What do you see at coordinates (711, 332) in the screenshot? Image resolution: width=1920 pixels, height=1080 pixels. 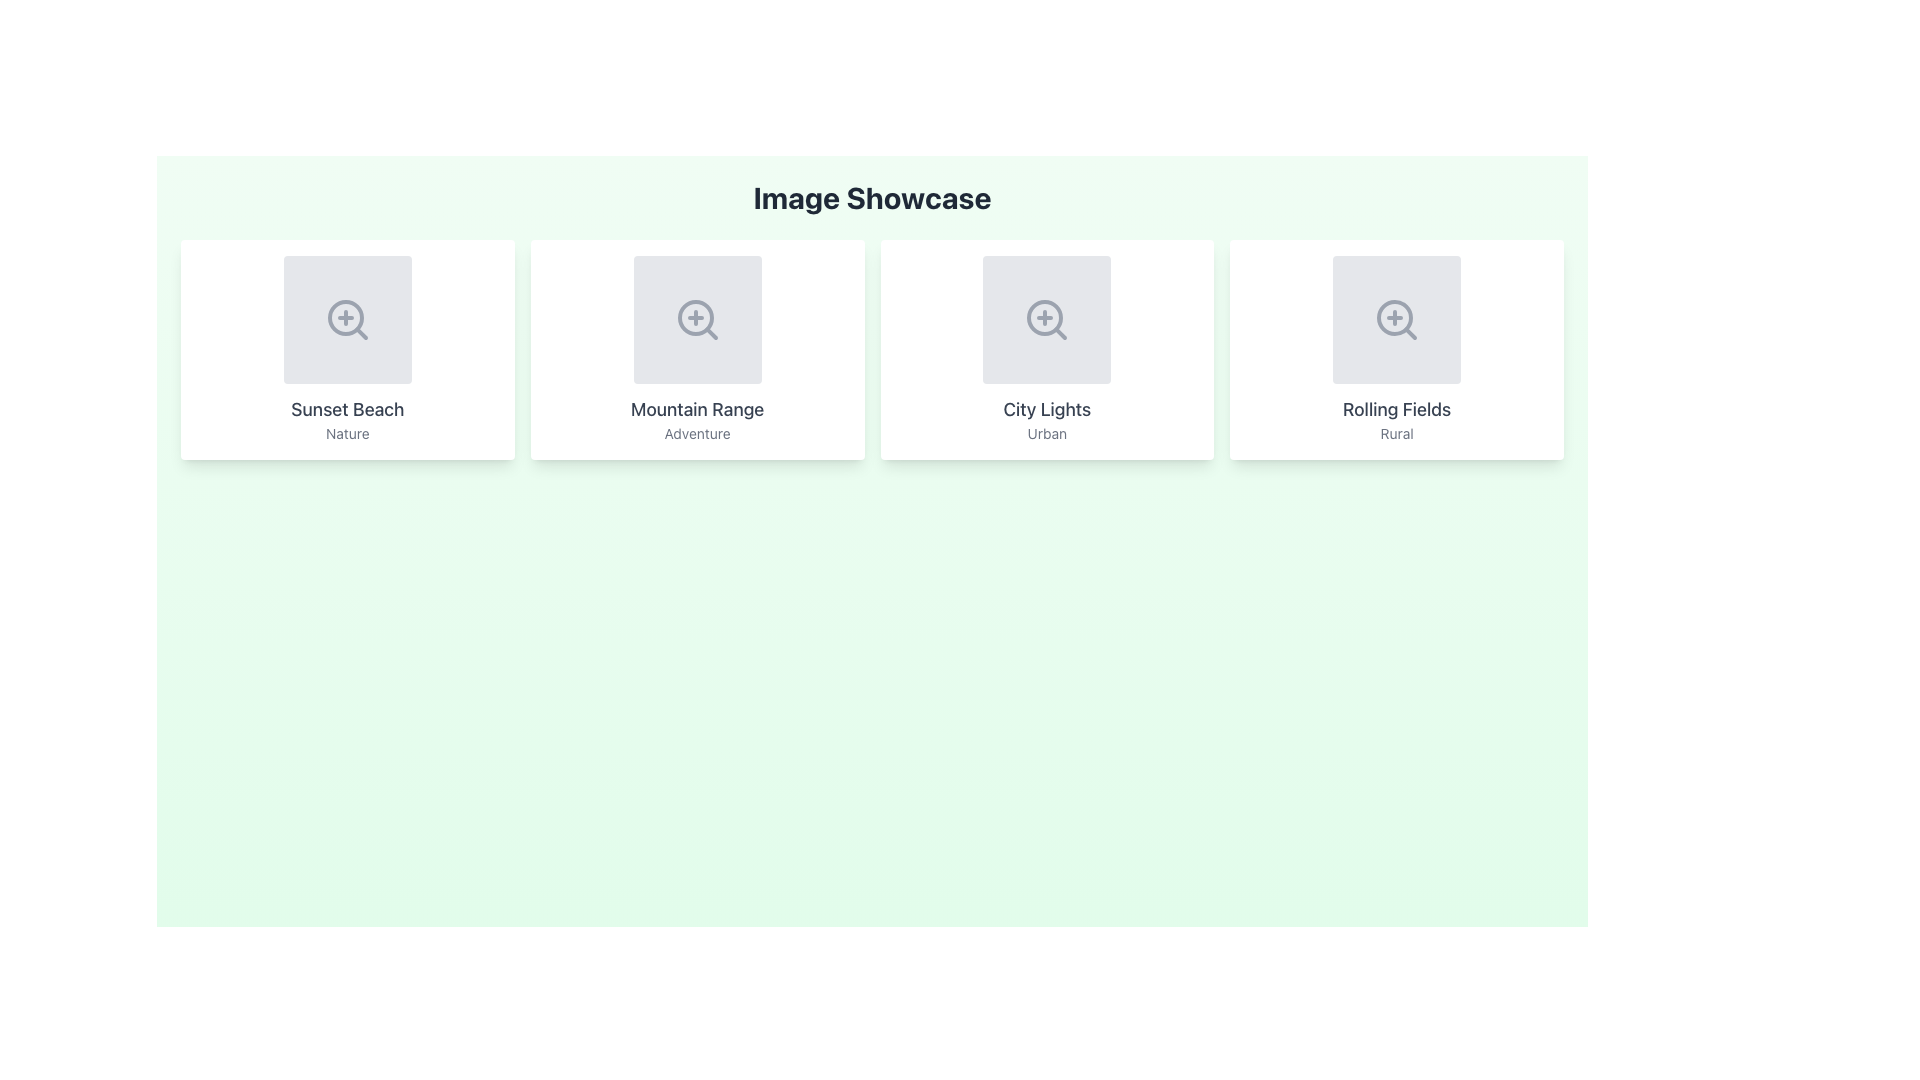 I see `the diagonal line of the zoom-in magnifying glass icon within the 'Mountain Range' image card` at bounding box center [711, 332].